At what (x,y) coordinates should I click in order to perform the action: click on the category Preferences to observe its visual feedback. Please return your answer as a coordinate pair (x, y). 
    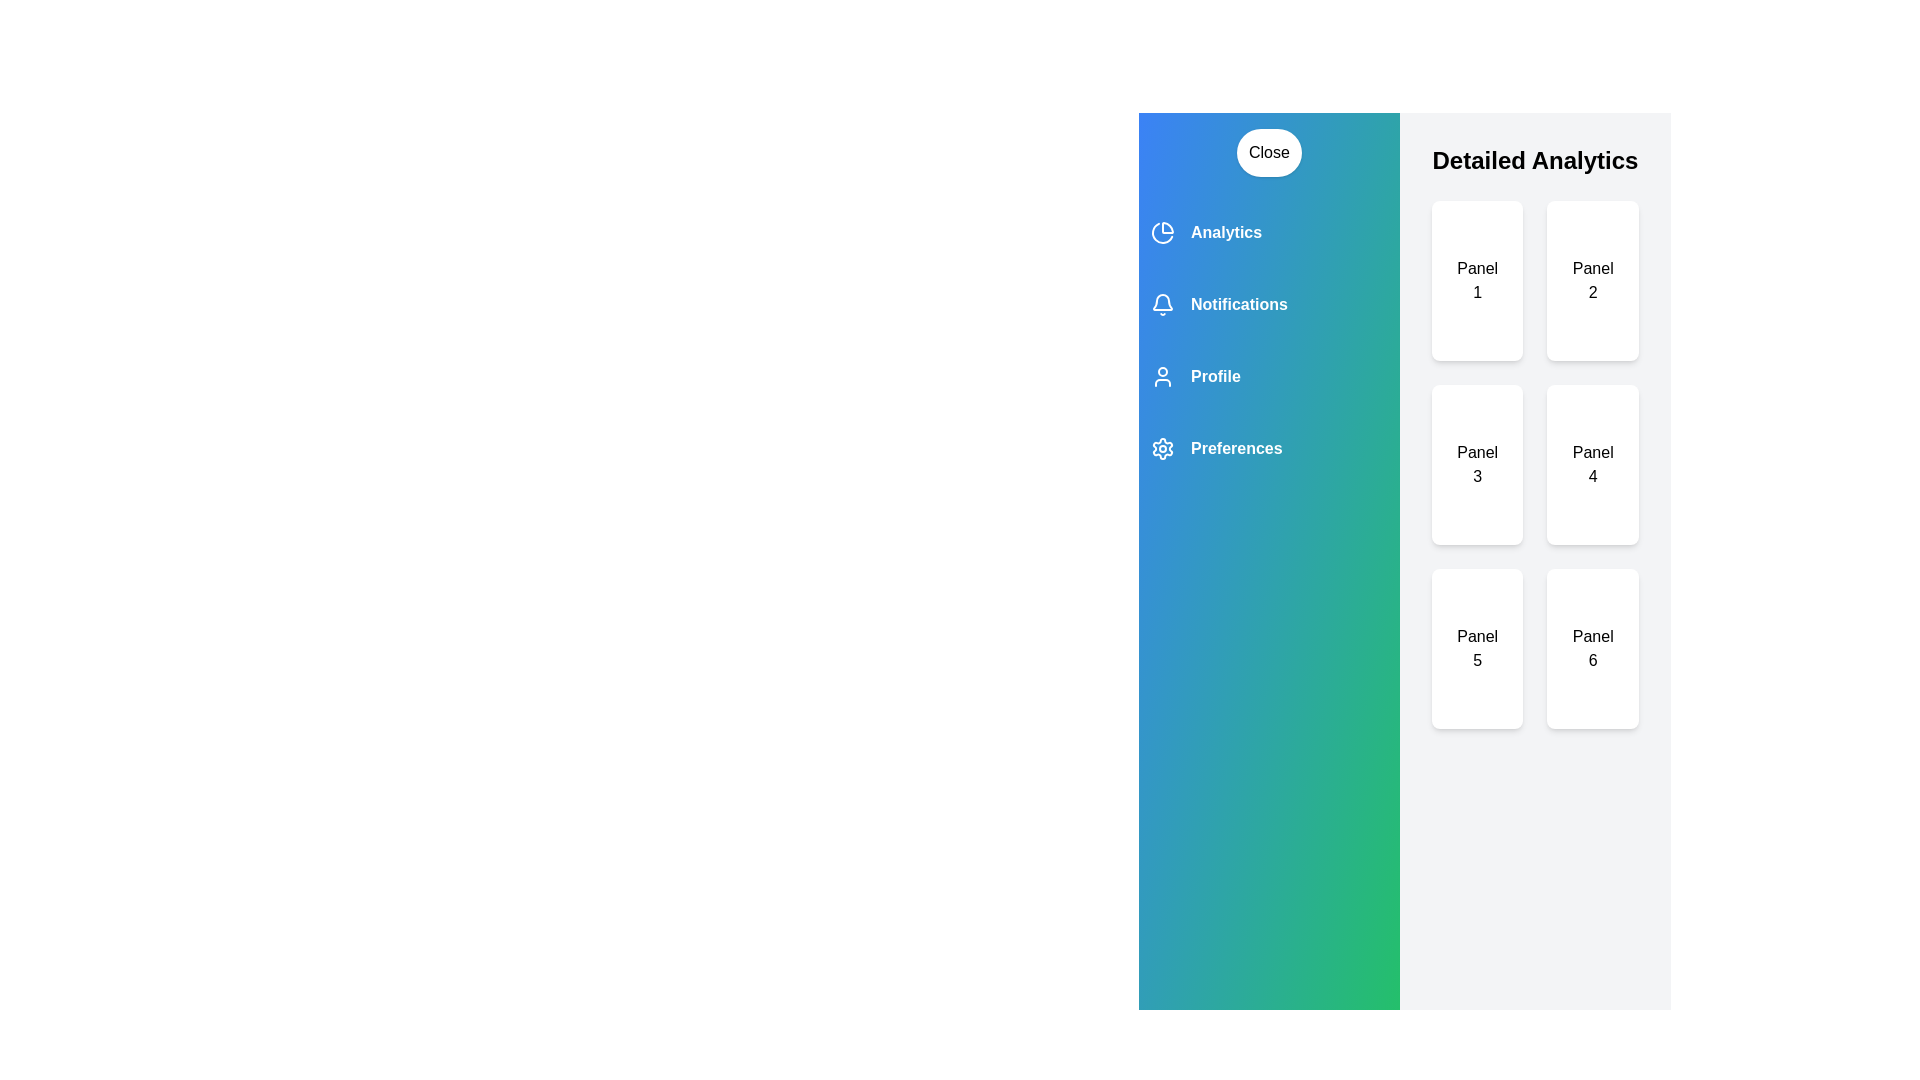
    Looking at the image, I should click on (1267, 447).